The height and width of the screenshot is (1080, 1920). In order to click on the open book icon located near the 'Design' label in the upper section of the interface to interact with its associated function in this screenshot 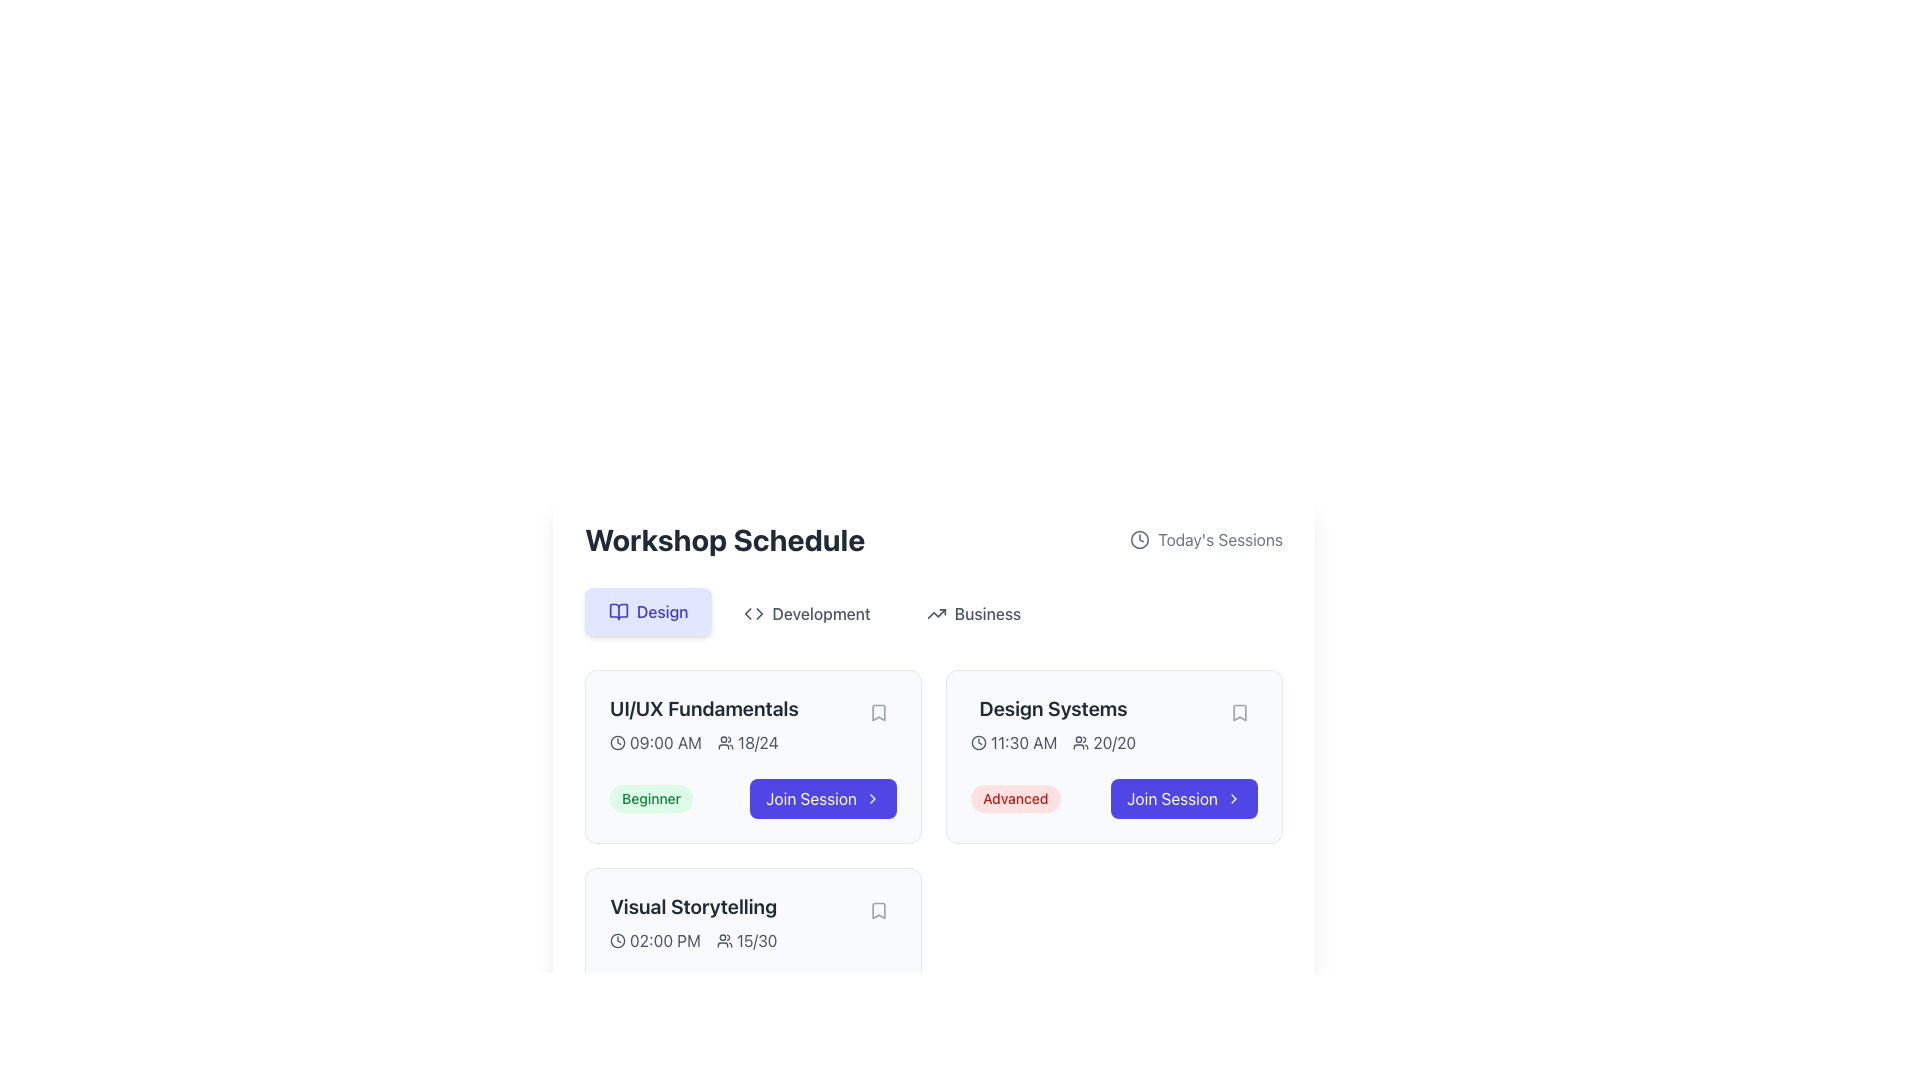, I will do `click(618, 611)`.